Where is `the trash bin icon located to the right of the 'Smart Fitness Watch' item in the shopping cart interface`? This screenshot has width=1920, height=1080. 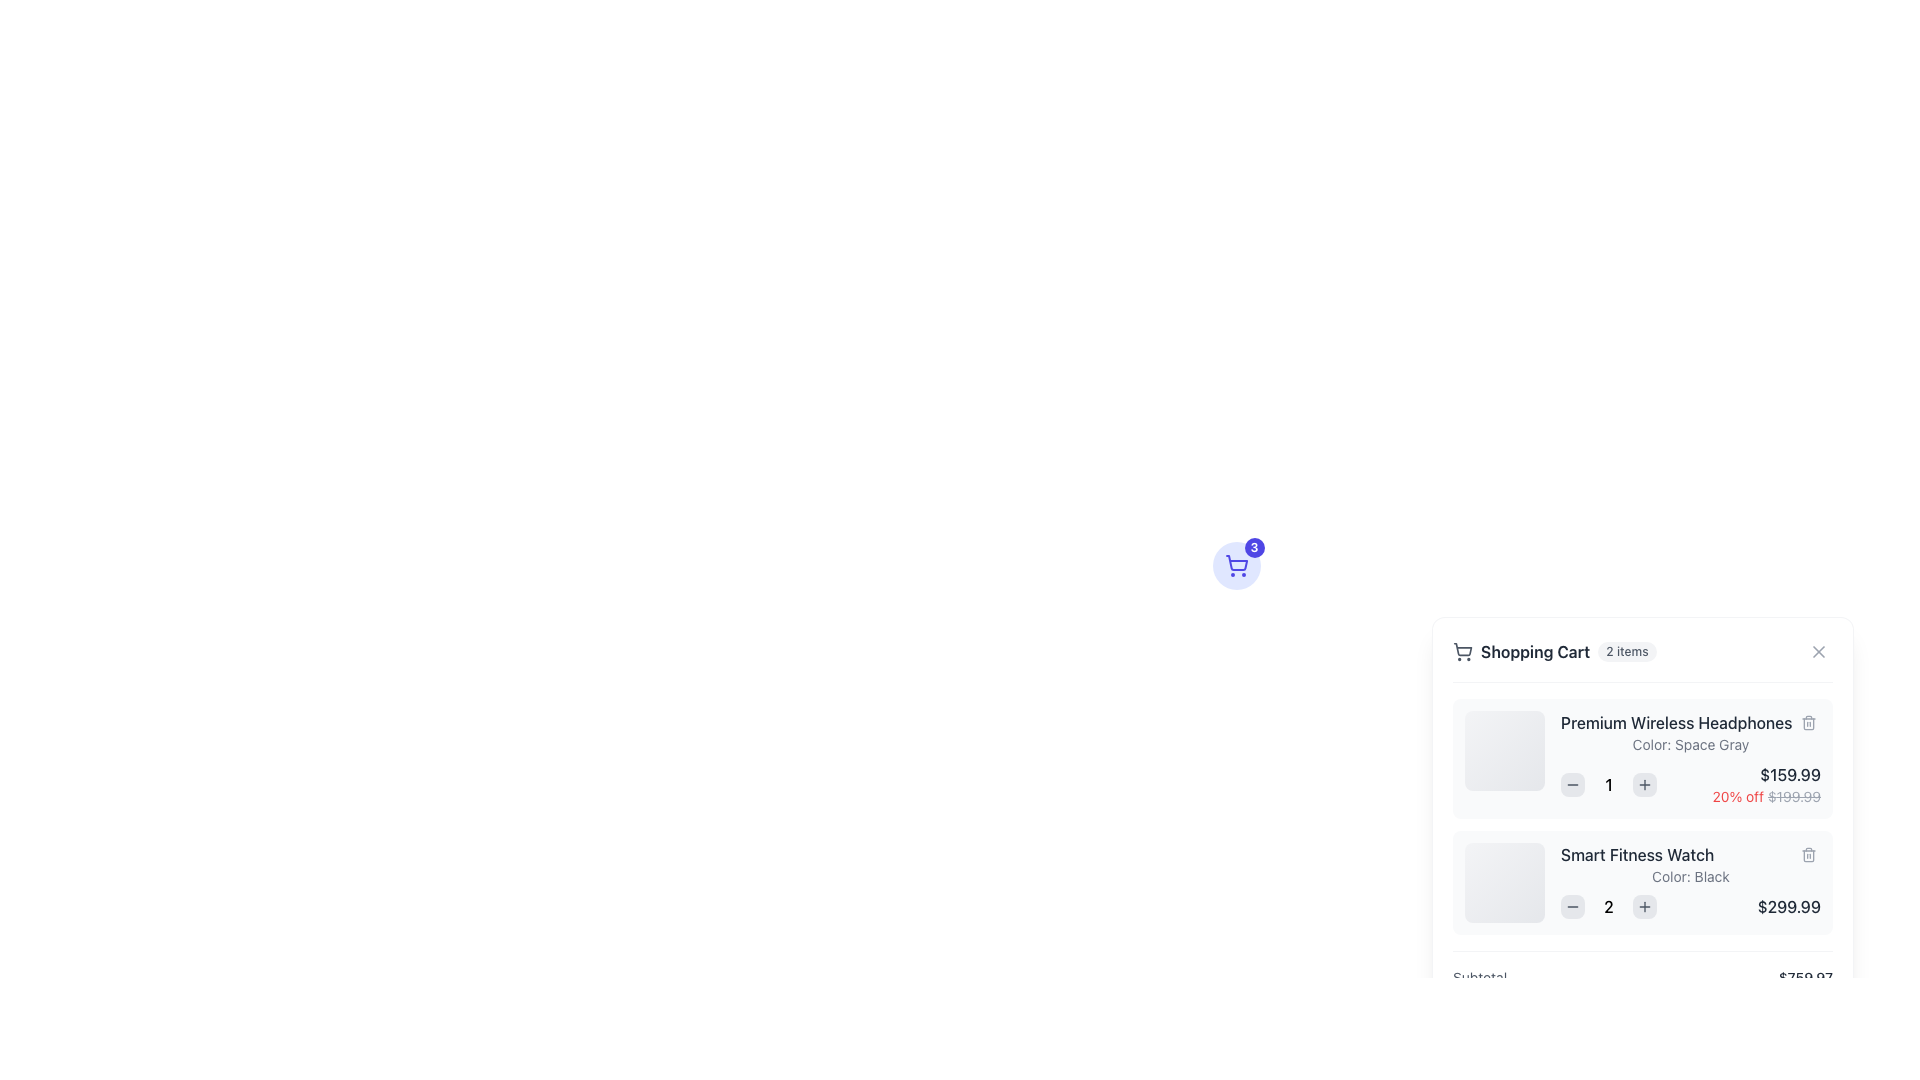 the trash bin icon located to the right of the 'Smart Fitness Watch' item in the shopping cart interface is located at coordinates (1809, 855).